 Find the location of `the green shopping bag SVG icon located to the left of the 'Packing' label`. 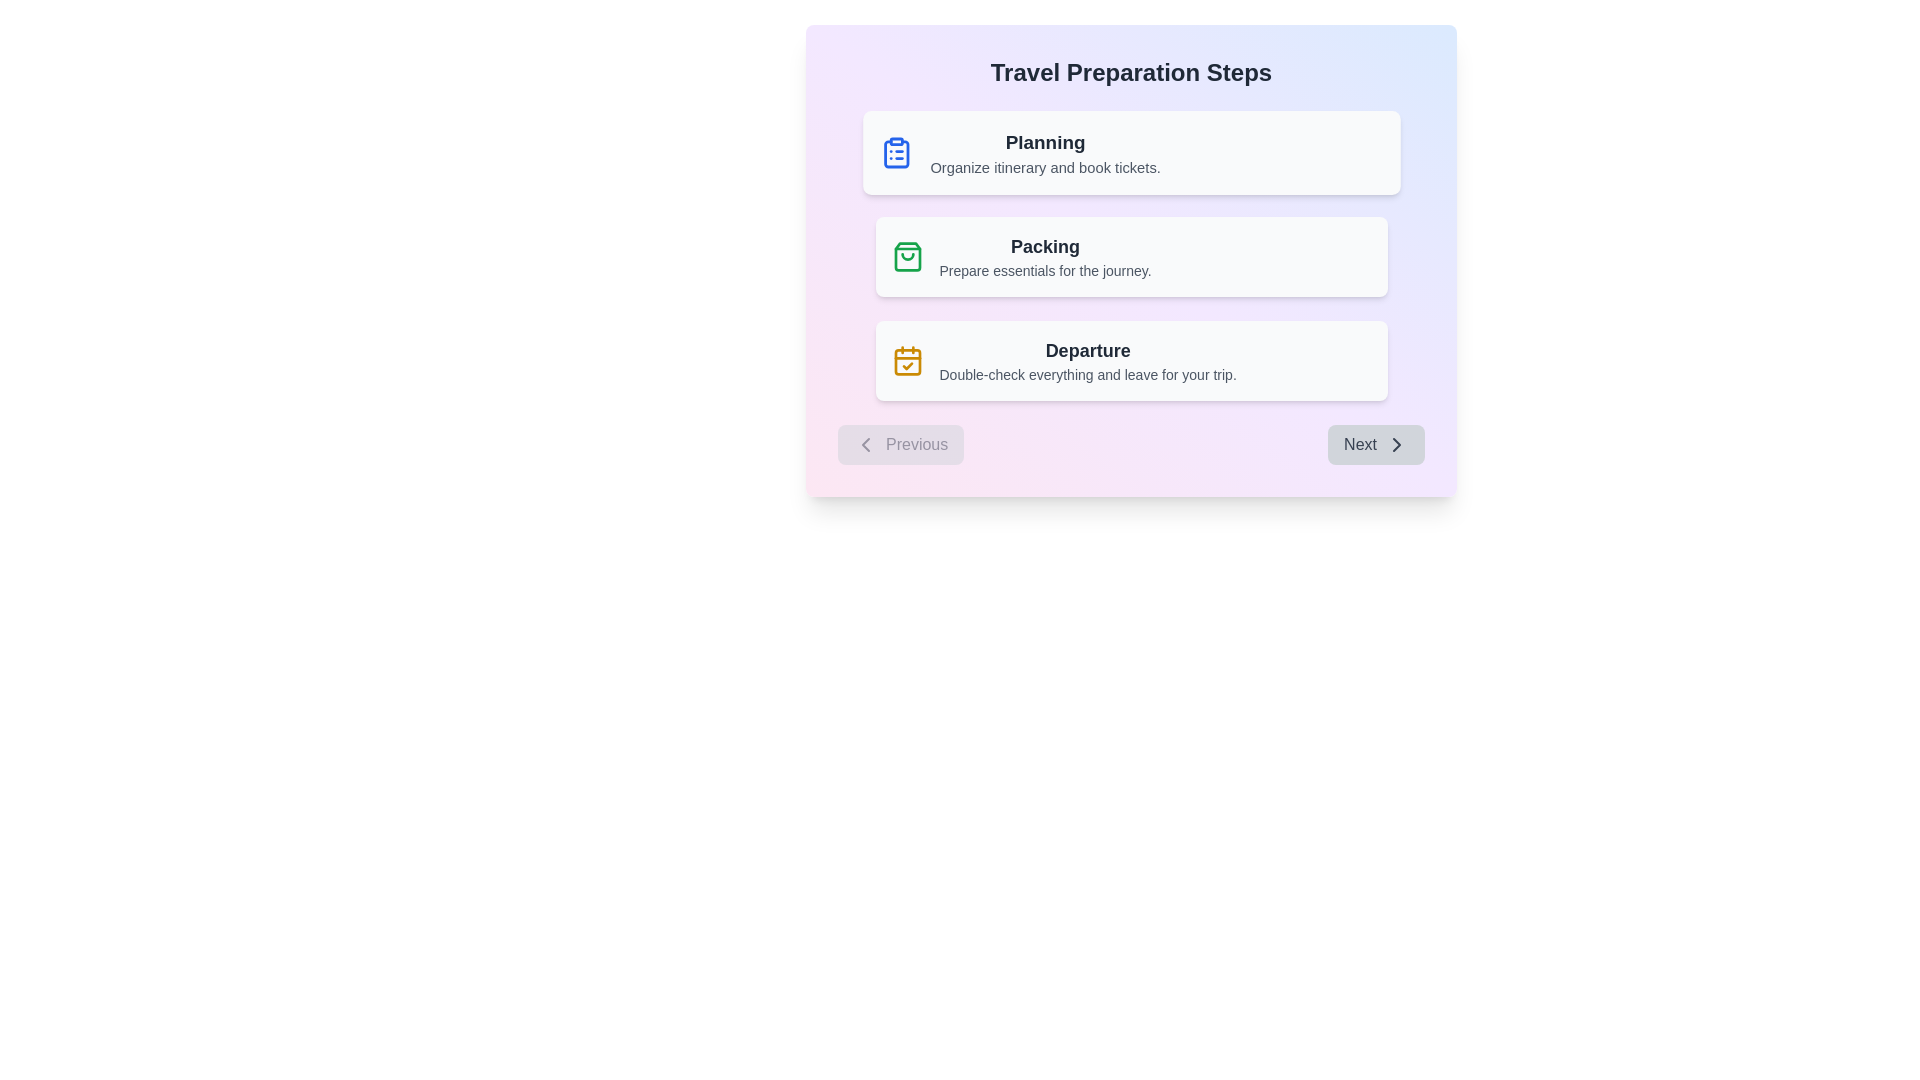

the green shopping bag SVG icon located to the left of the 'Packing' label is located at coordinates (906, 256).